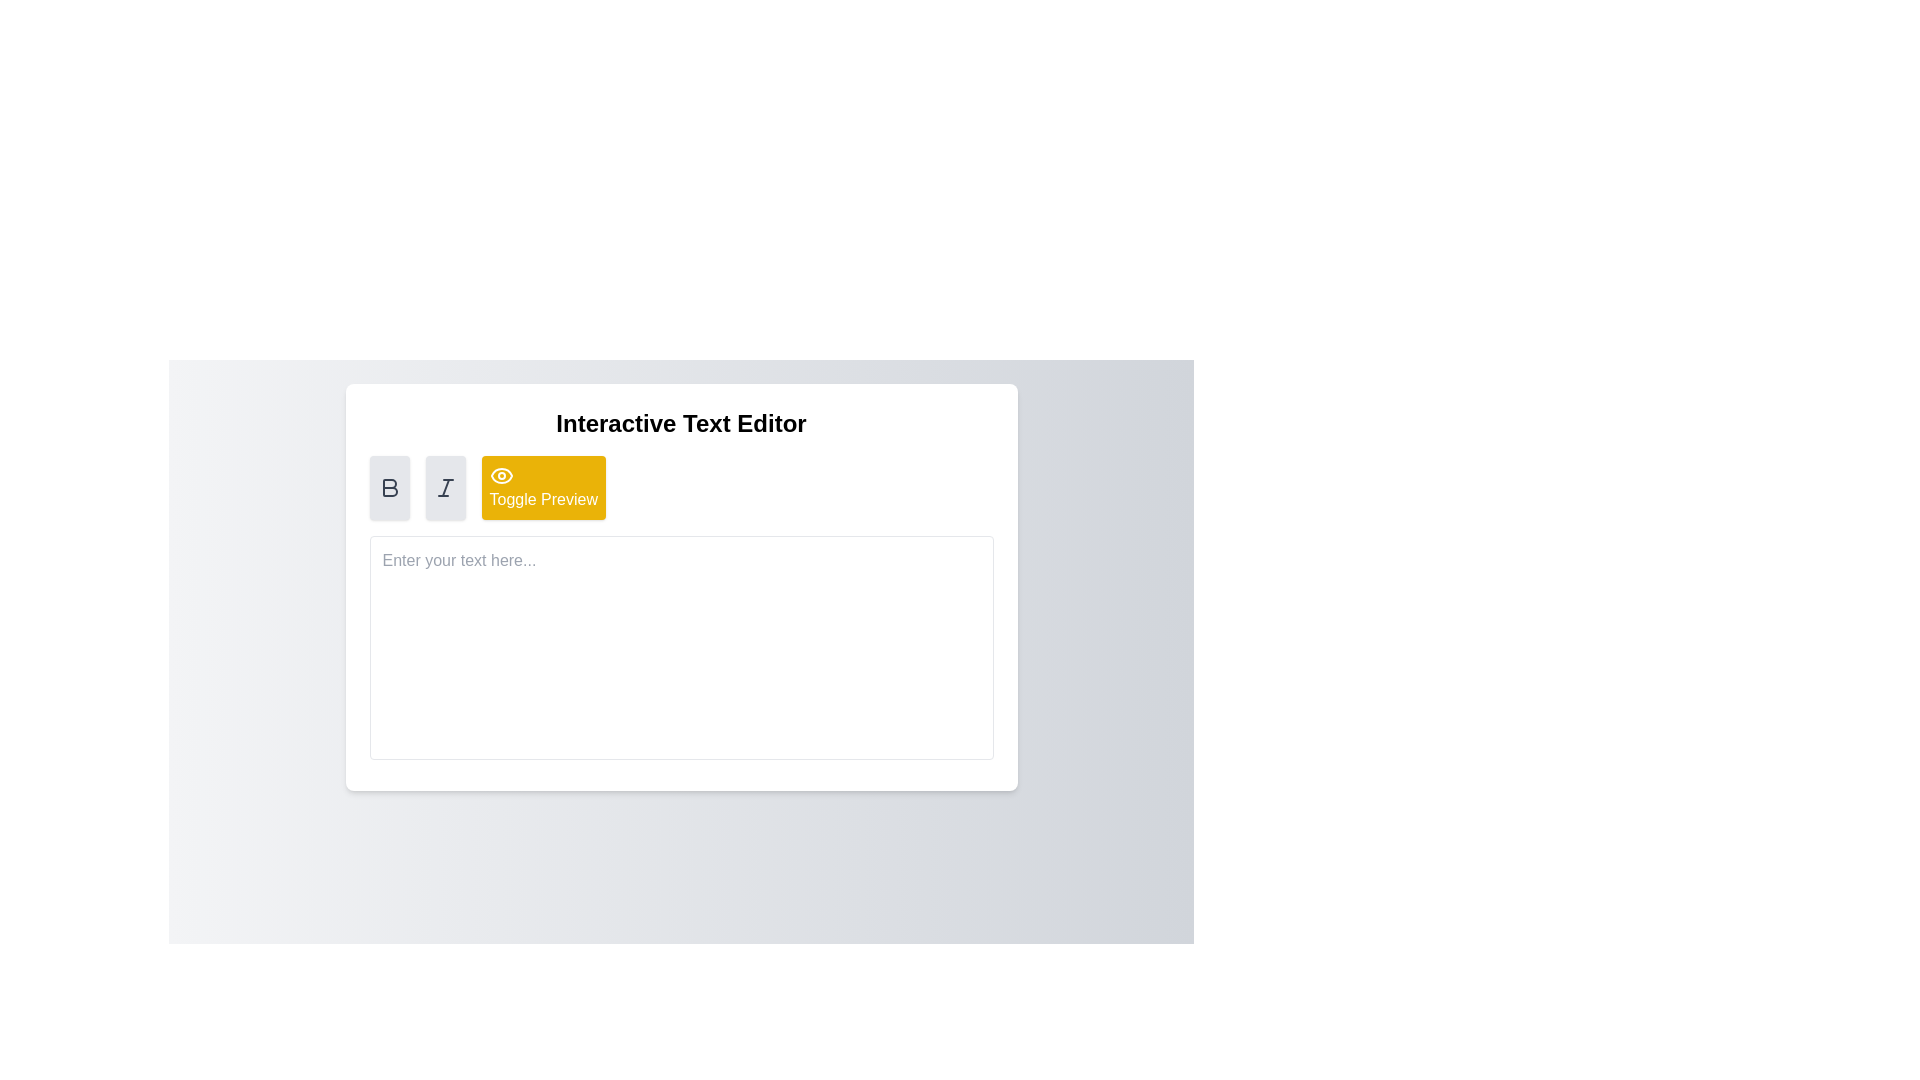 Image resolution: width=1920 pixels, height=1080 pixels. Describe the element at coordinates (389, 488) in the screenshot. I see `the bold 'B' icon button located in the top-left section of the text editor` at that location.